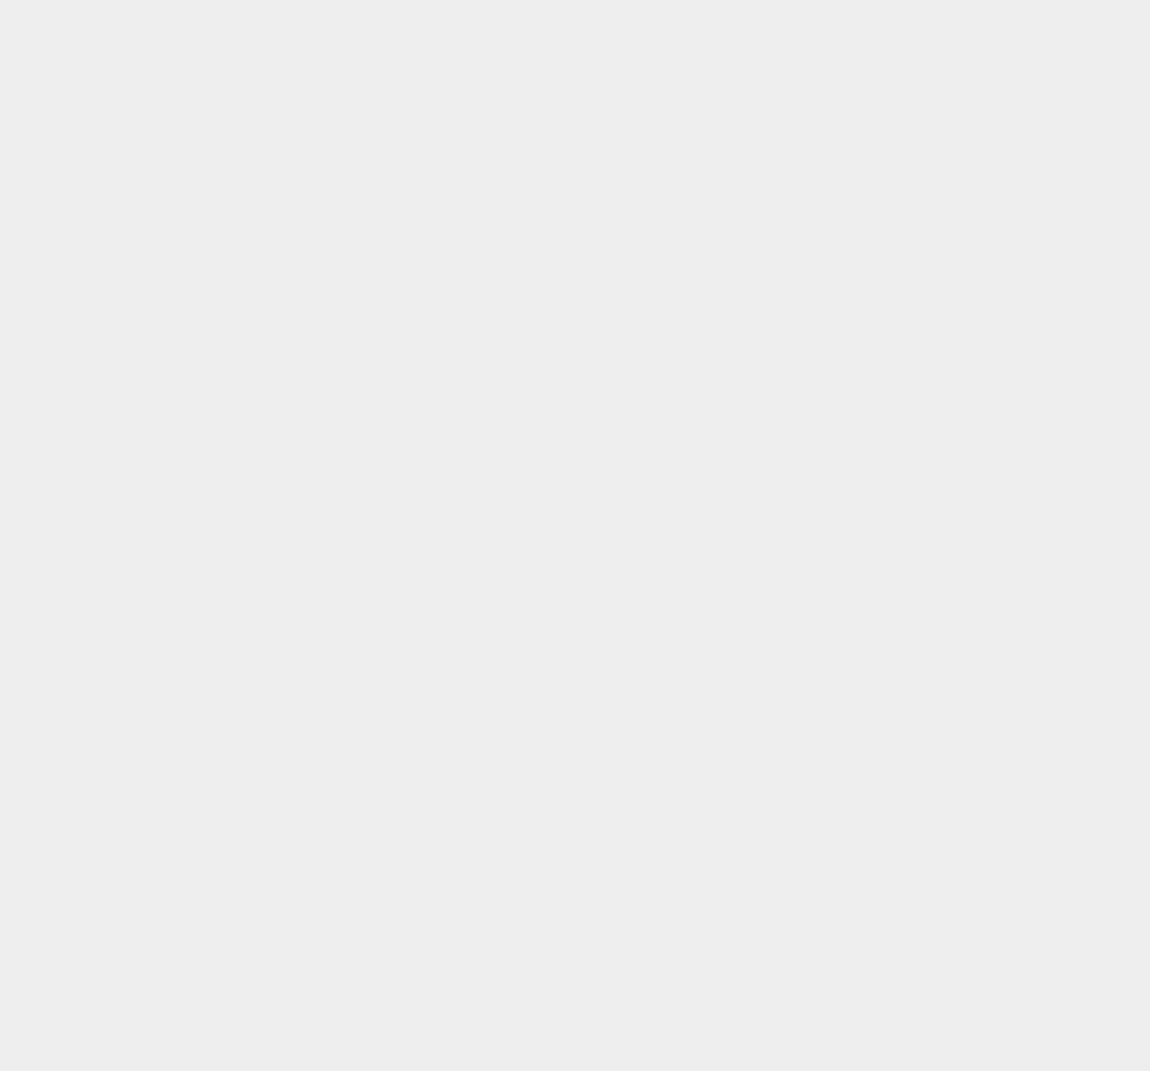 The width and height of the screenshot is (1150, 1071). What do you see at coordinates (844, 28) in the screenshot?
I see `'Instagram'` at bounding box center [844, 28].